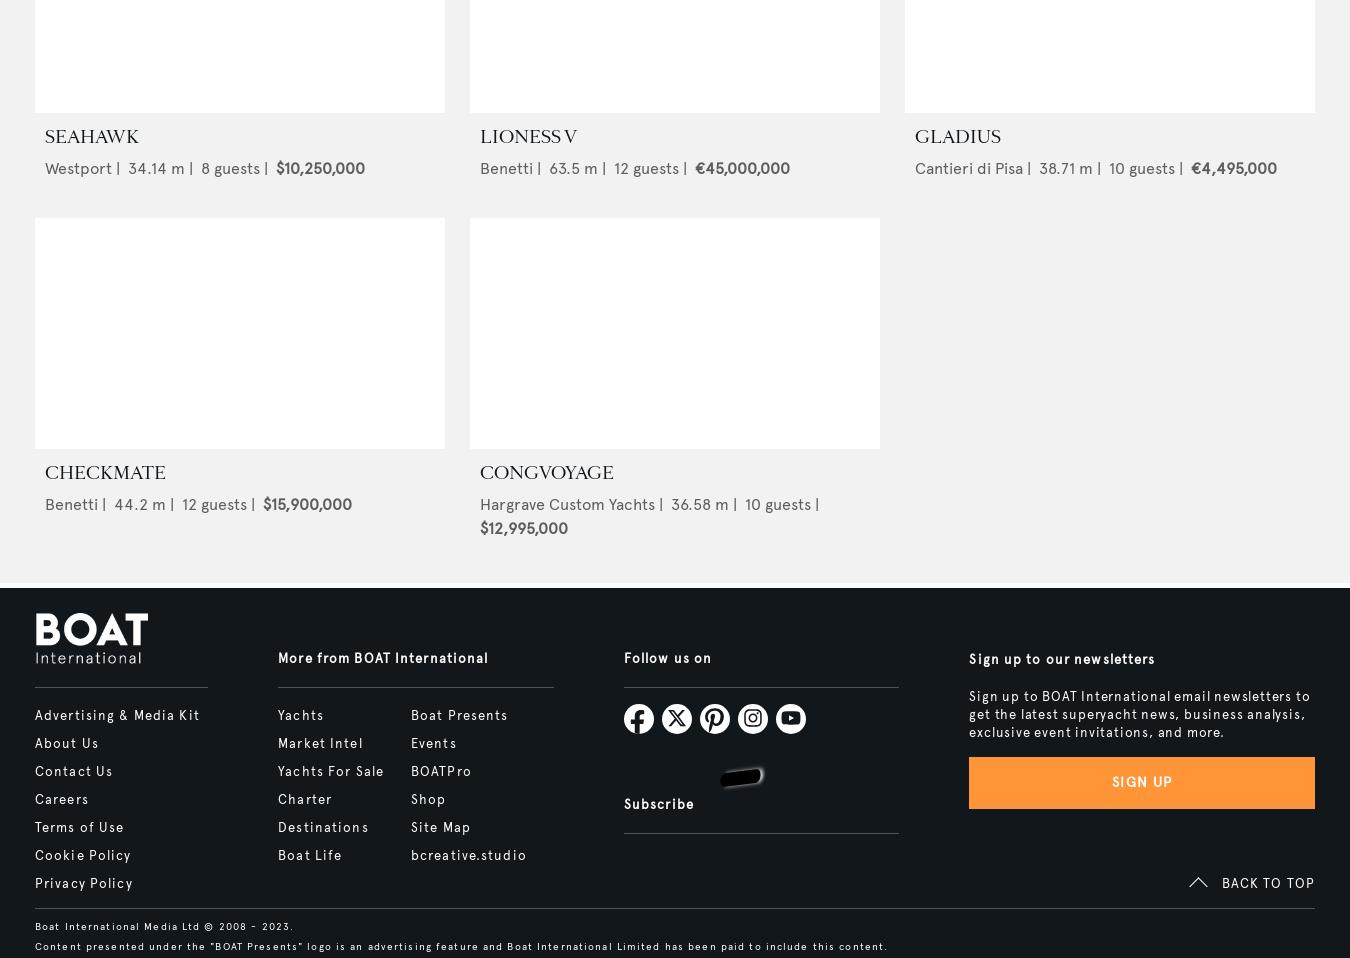  What do you see at coordinates (914, 167) in the screenshot?
I see `'Cantieri di Pisa'` at bounding box center [914, 167].